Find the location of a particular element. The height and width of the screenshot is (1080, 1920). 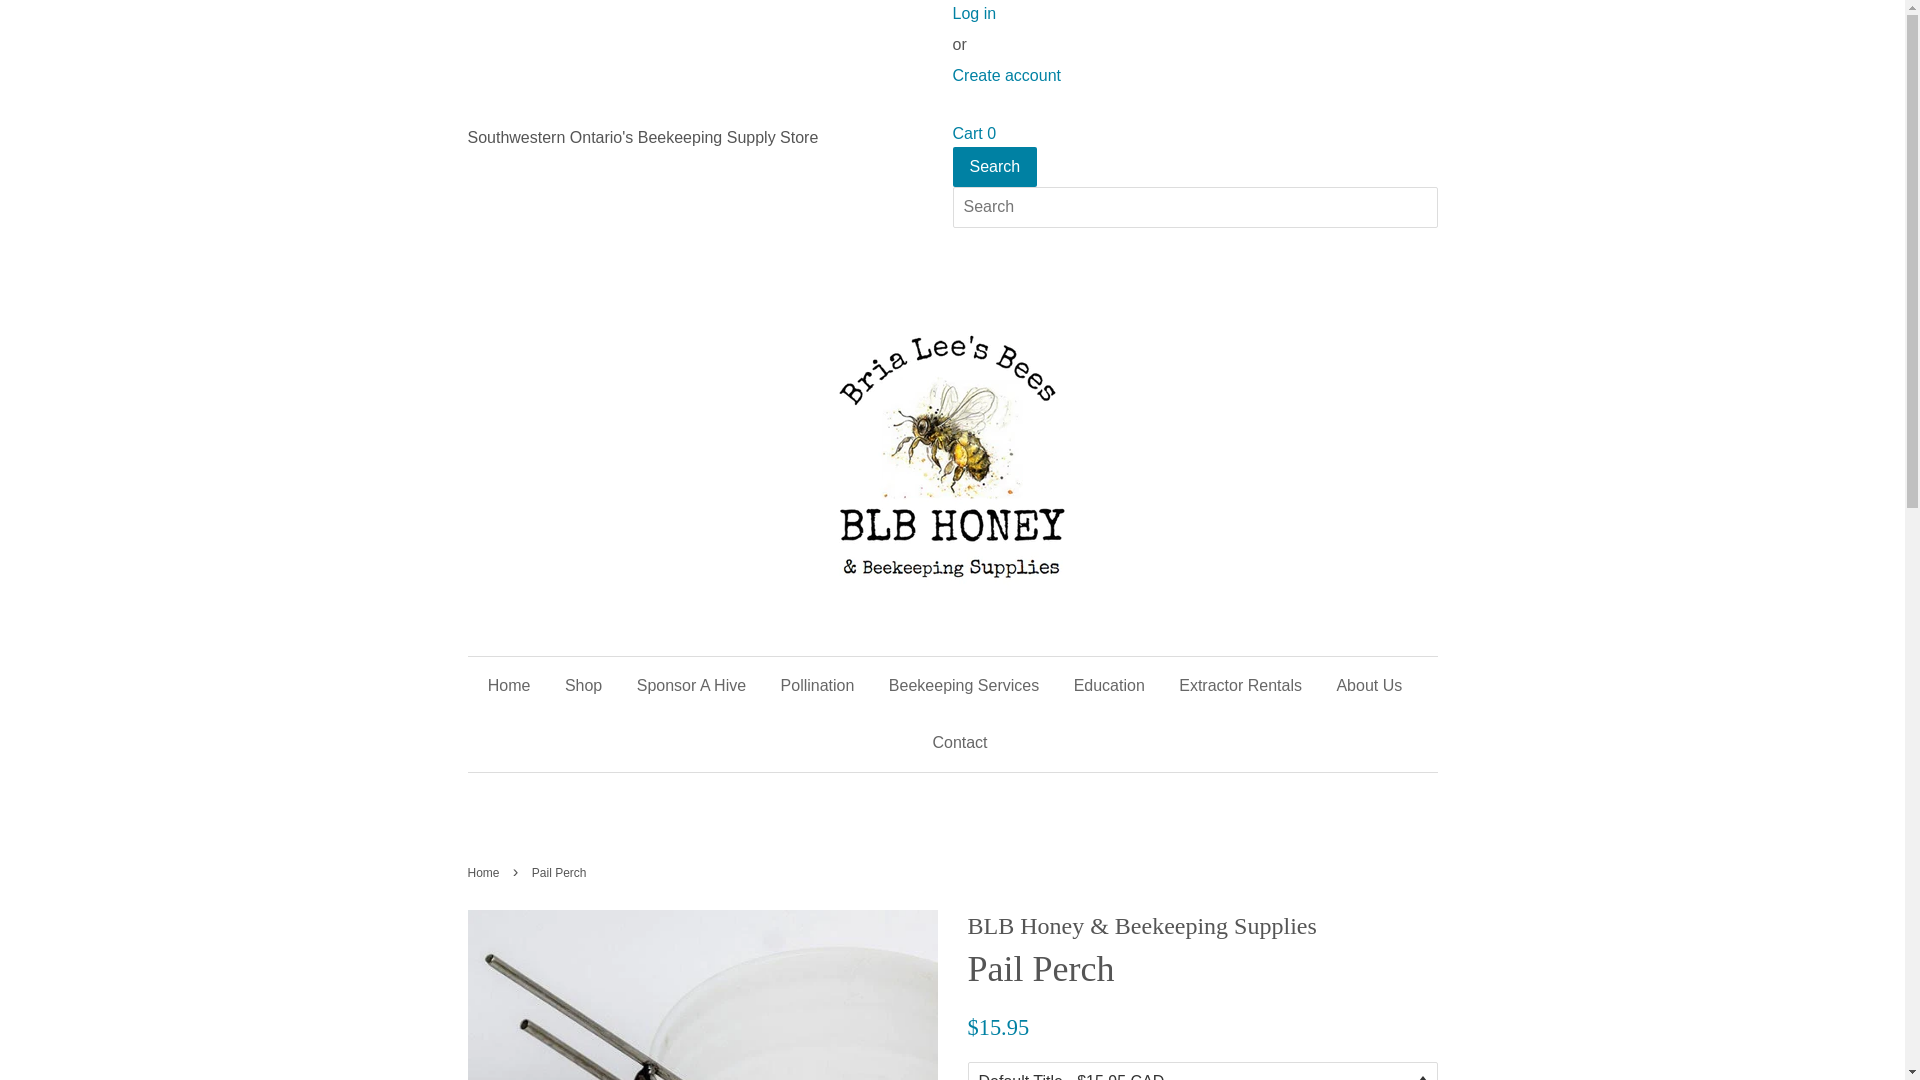

'Contact' is located at coordinates (950, 742).